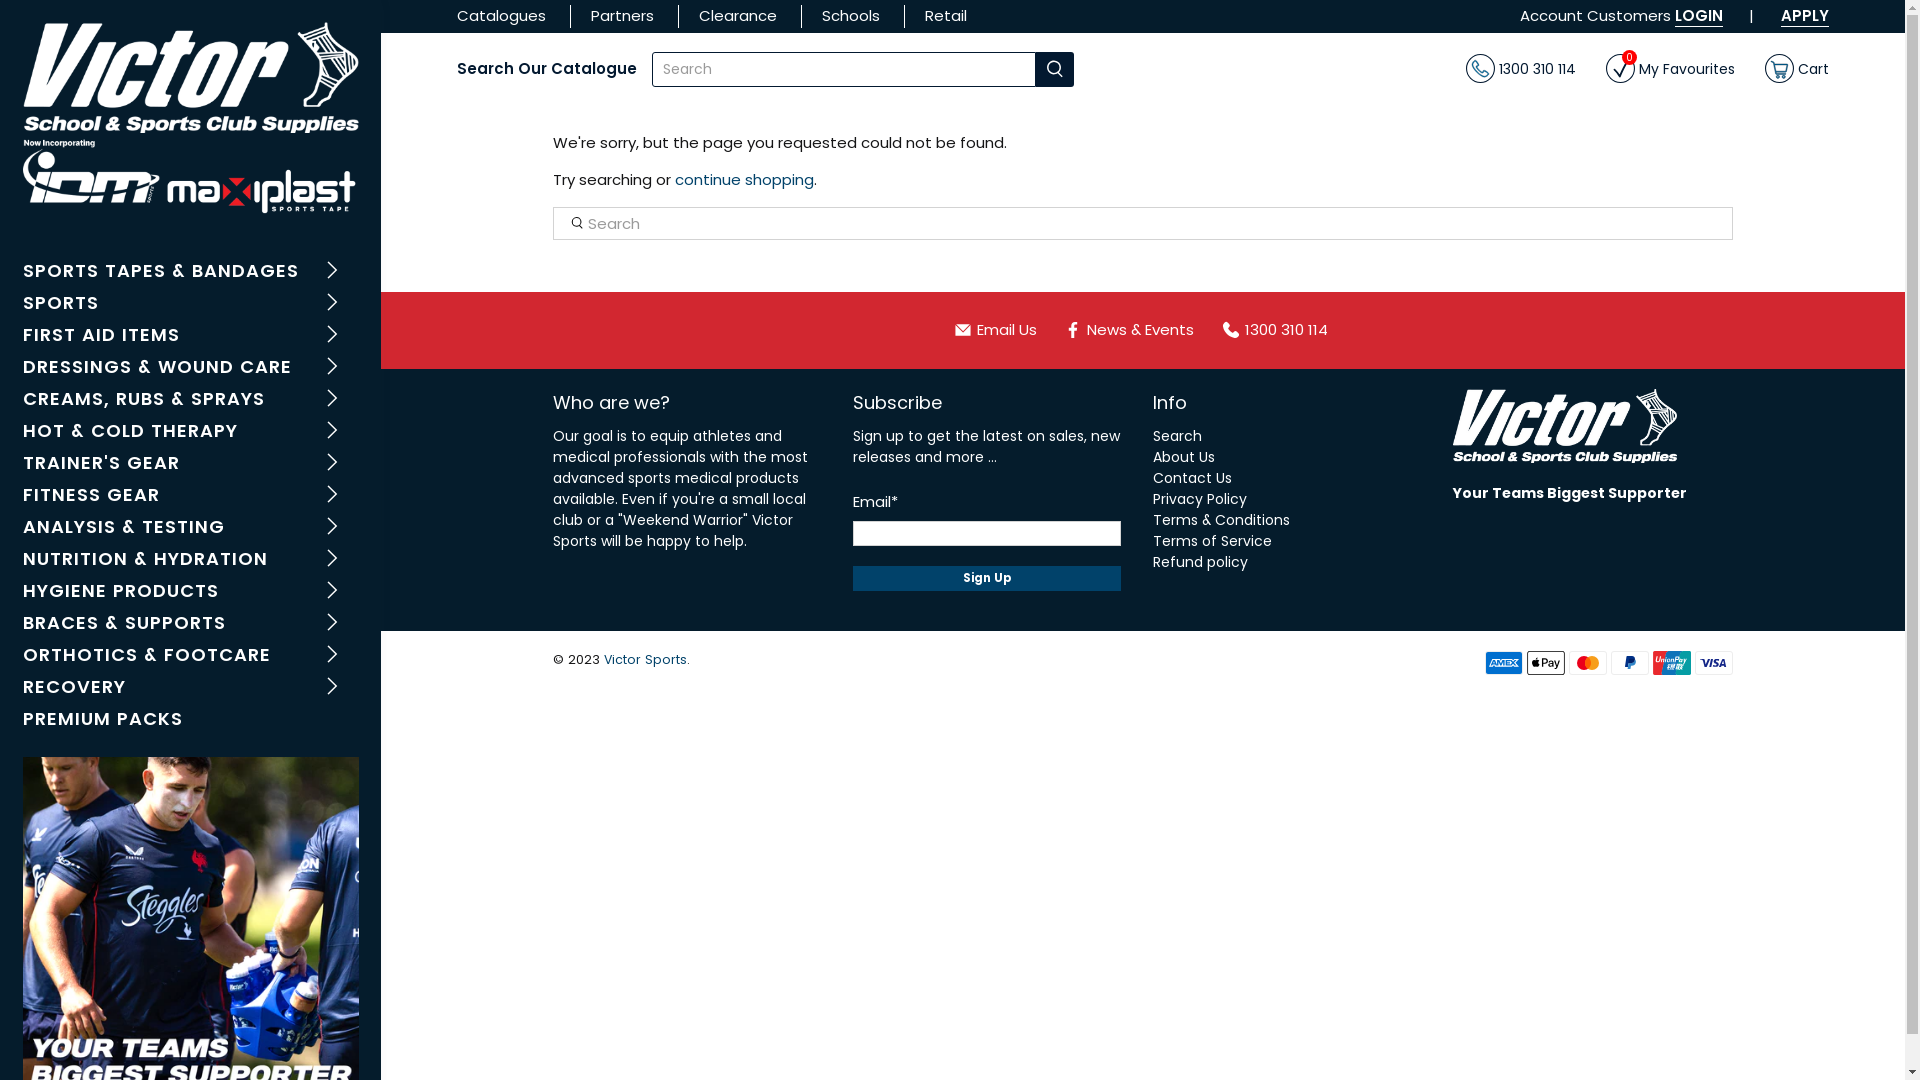  What do you see at coordinates (1675, 15) in the screenshot?
I see `'LOGIN'` at bounding box center [1675, 15].